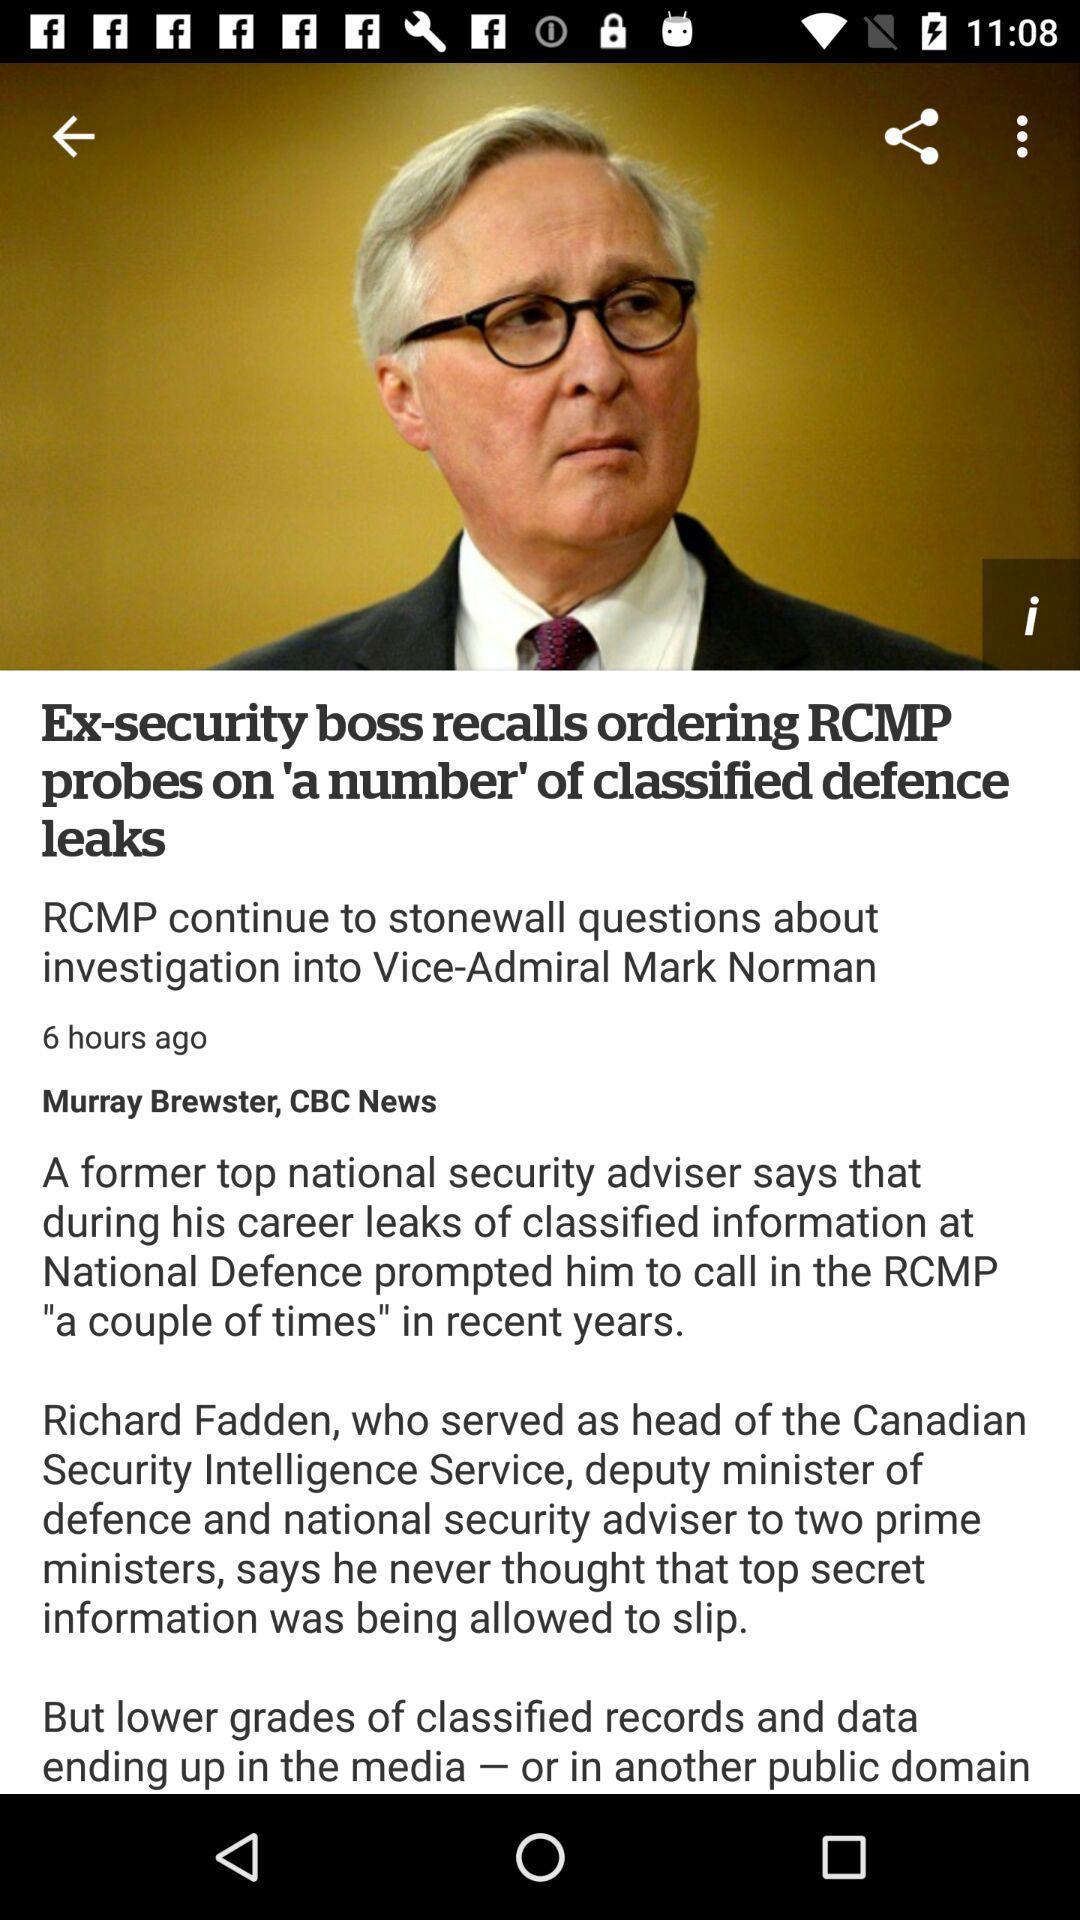  What do you see at coordinates (124, 1036) in the screenshot?
I see `the 6 hours ago icon` at bounding box center [124, 1036].